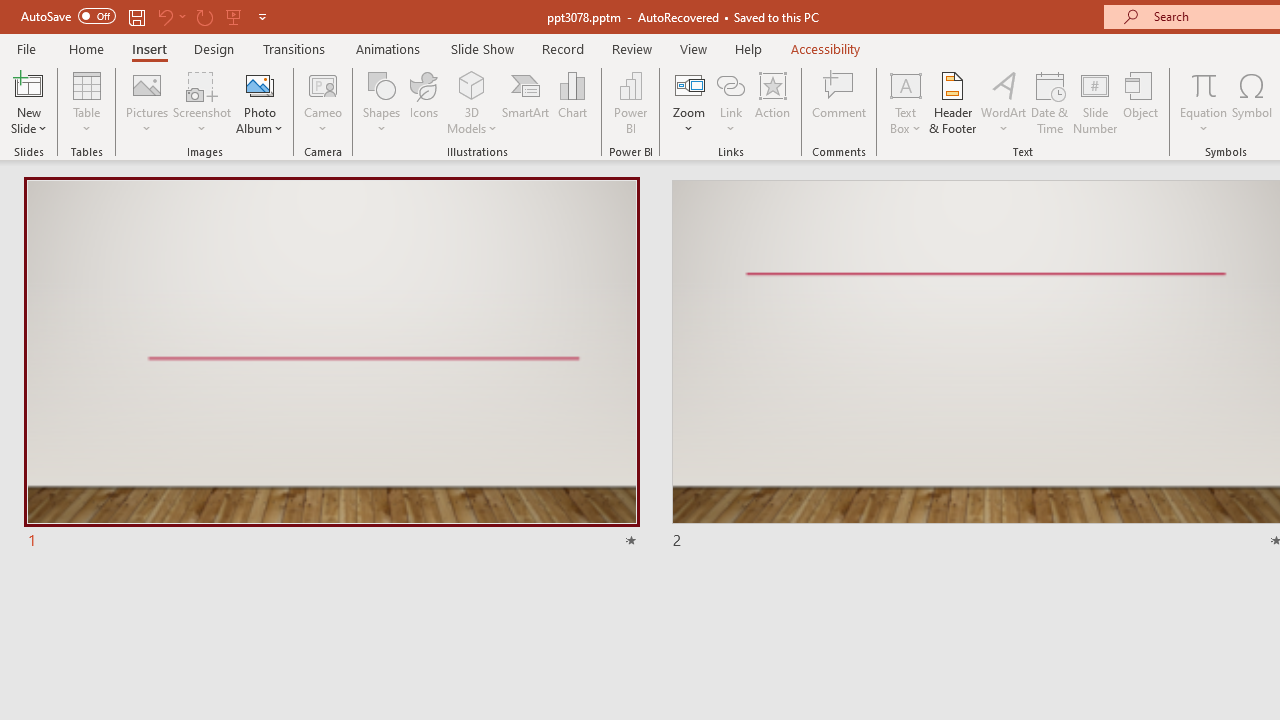 The image size is (1280, 720). What do you see at coordinates (526, 103) in the screenshot?
I see `'SmartArt...'` at bounding box center [526, 103].